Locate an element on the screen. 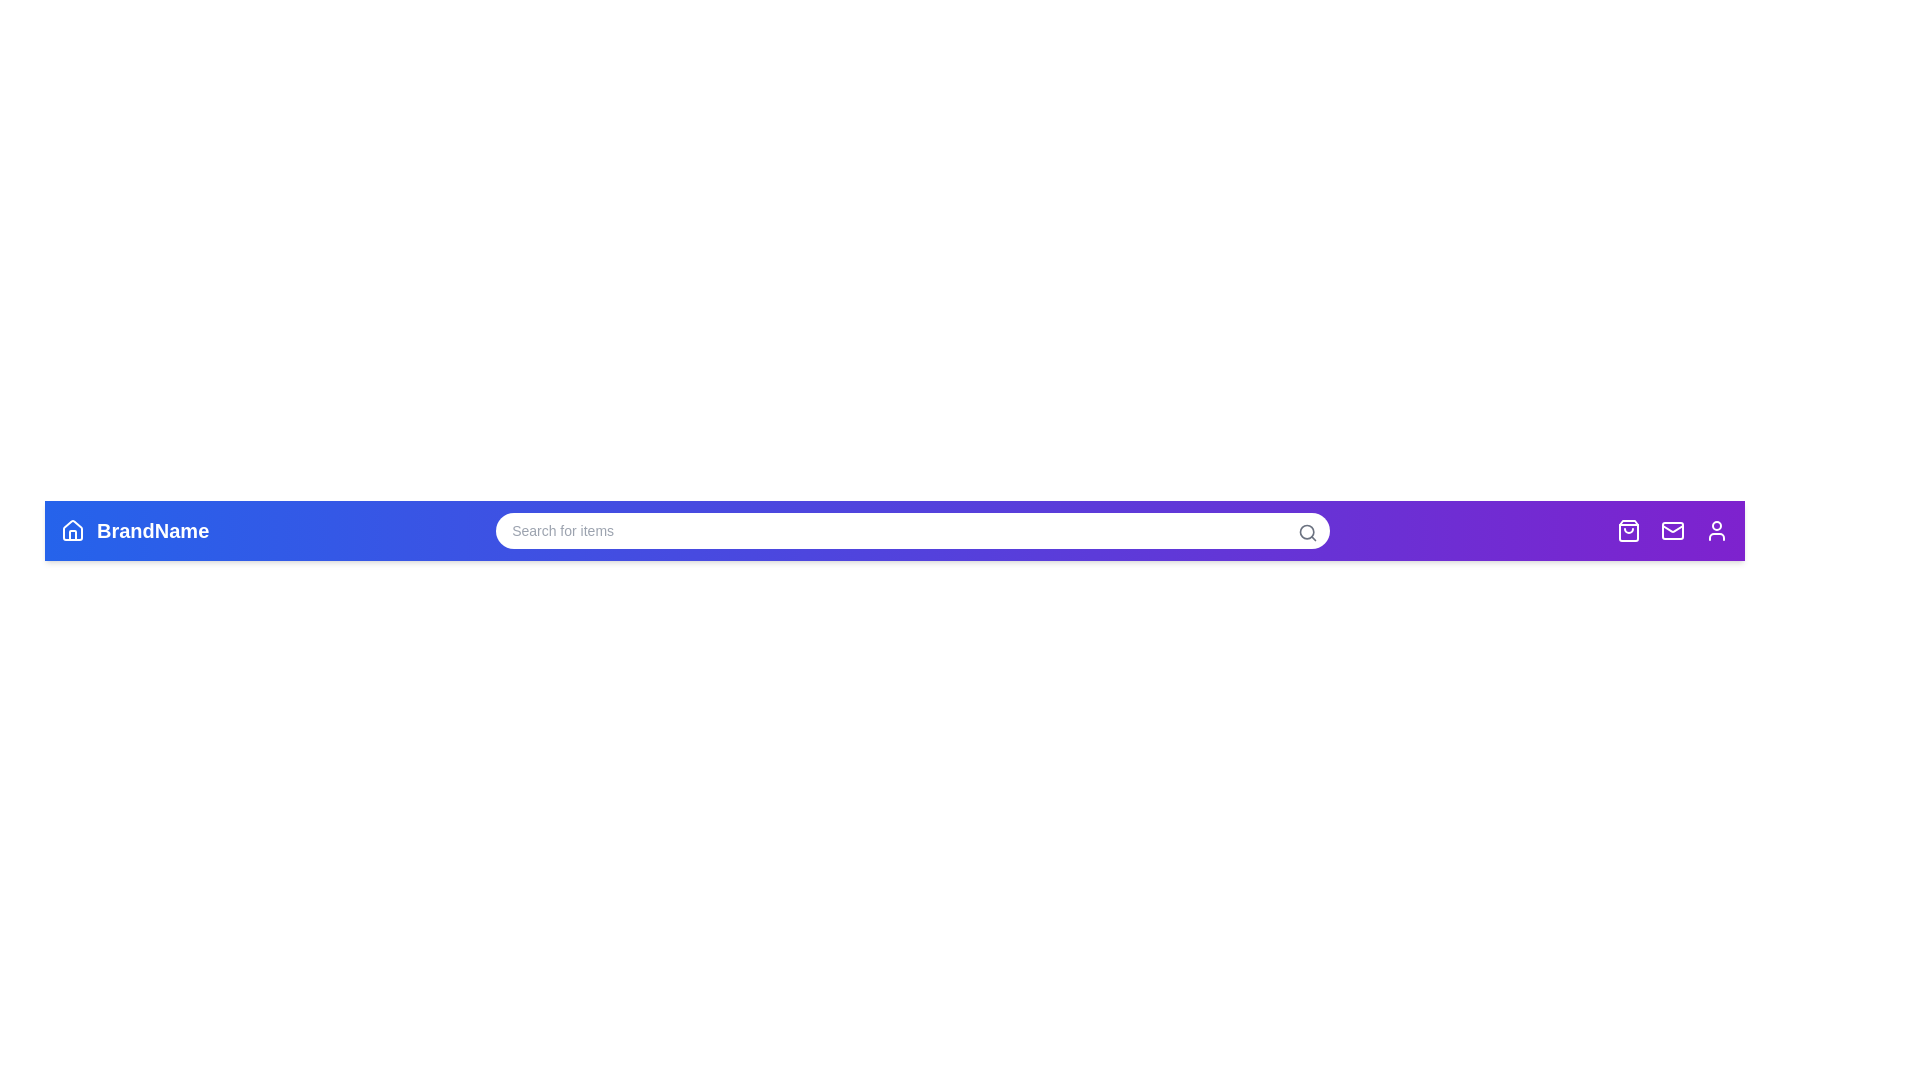  the search icon to initiate the search is located at coordinates (1308, 531).